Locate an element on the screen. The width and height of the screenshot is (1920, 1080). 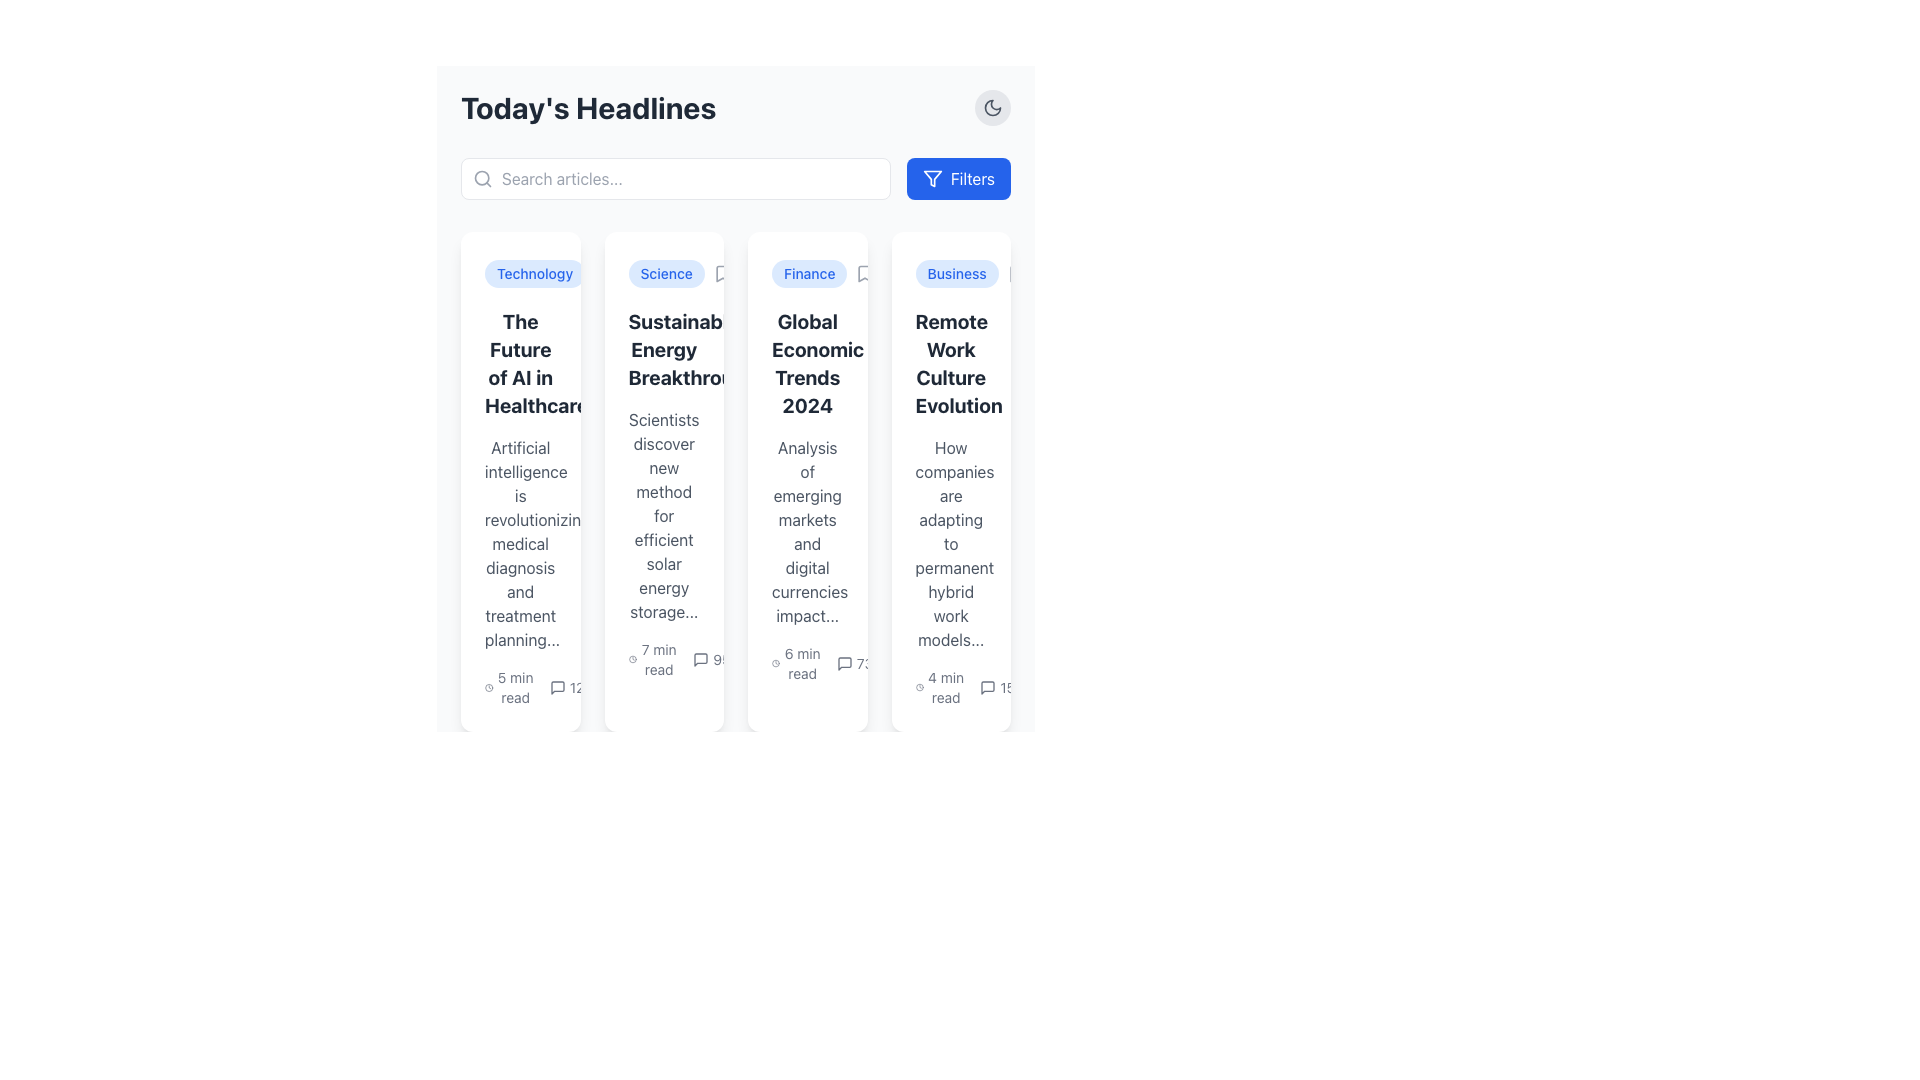
'Technology' category label located at the top-left of the card above the title 'The Future of AI in Healthcare' is located at coordinates (520, 273).